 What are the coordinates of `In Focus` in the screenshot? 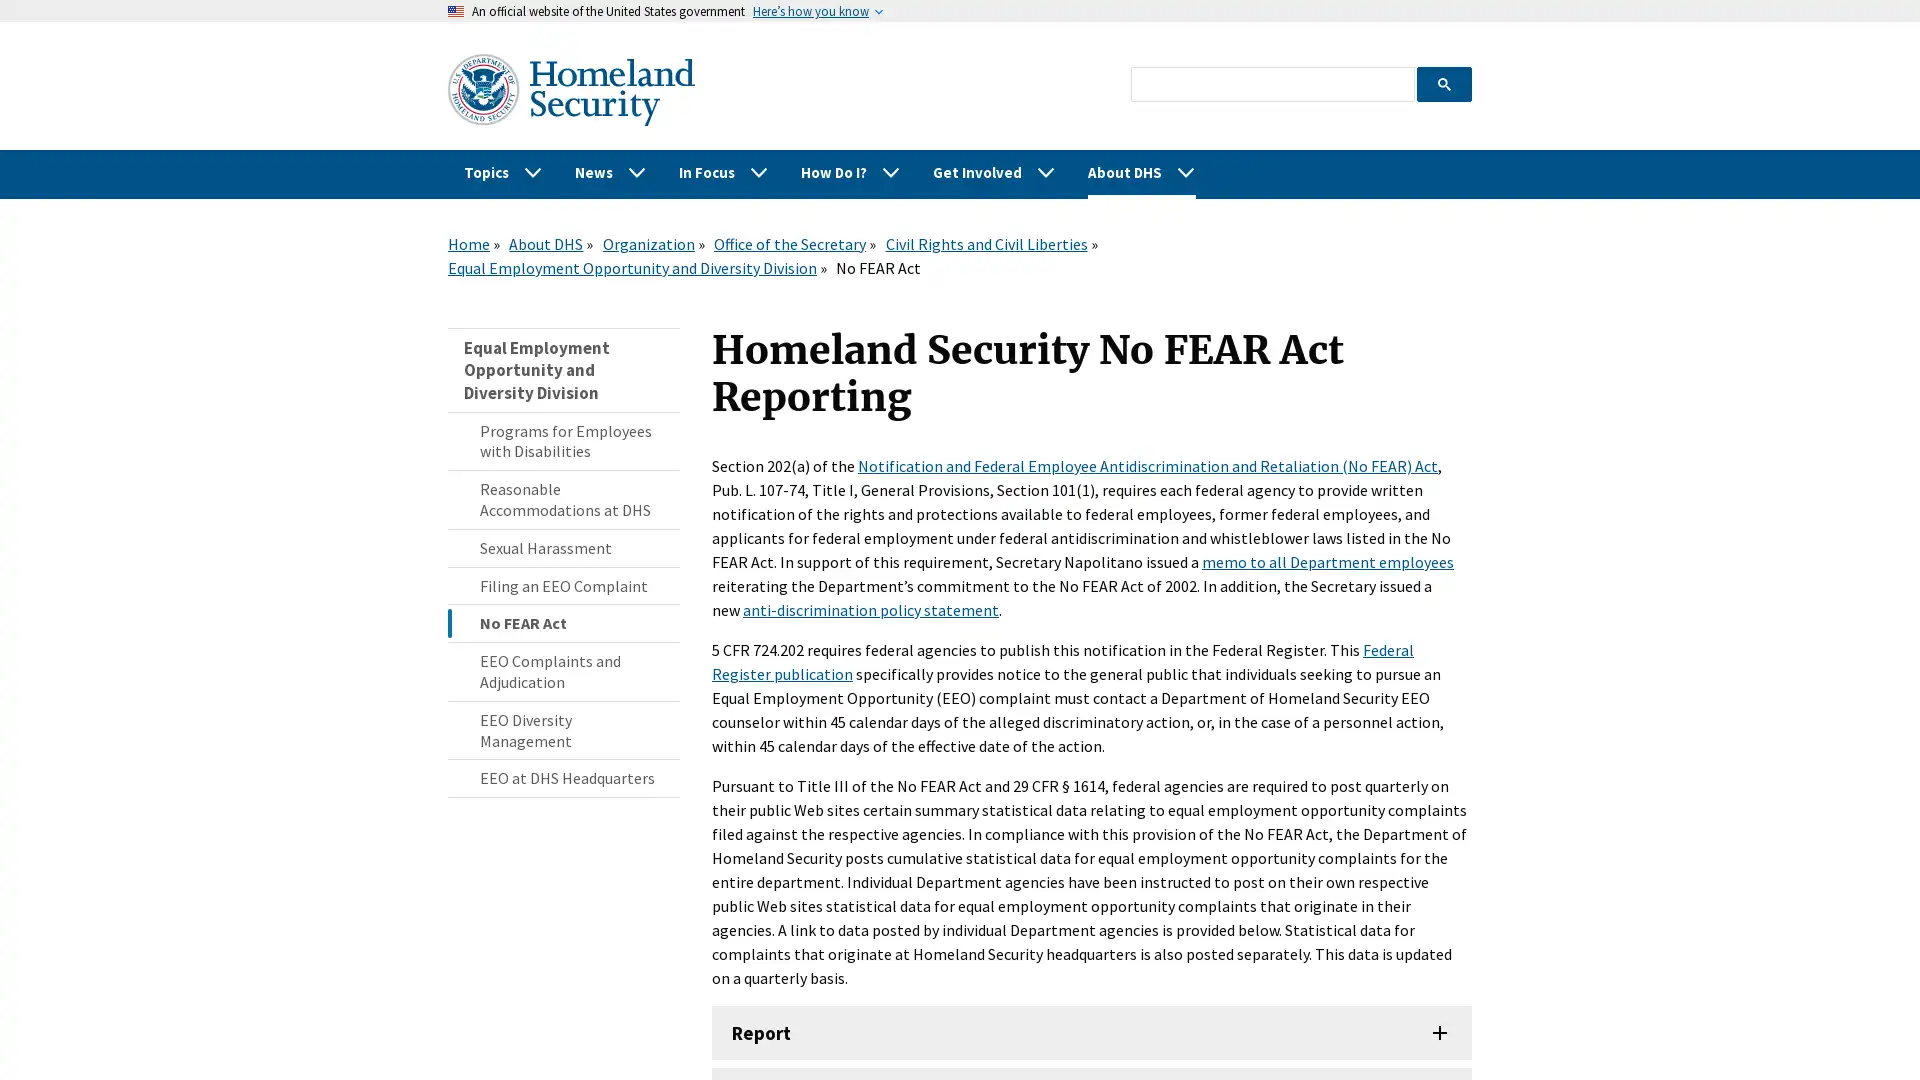 It's located at (723, 171).